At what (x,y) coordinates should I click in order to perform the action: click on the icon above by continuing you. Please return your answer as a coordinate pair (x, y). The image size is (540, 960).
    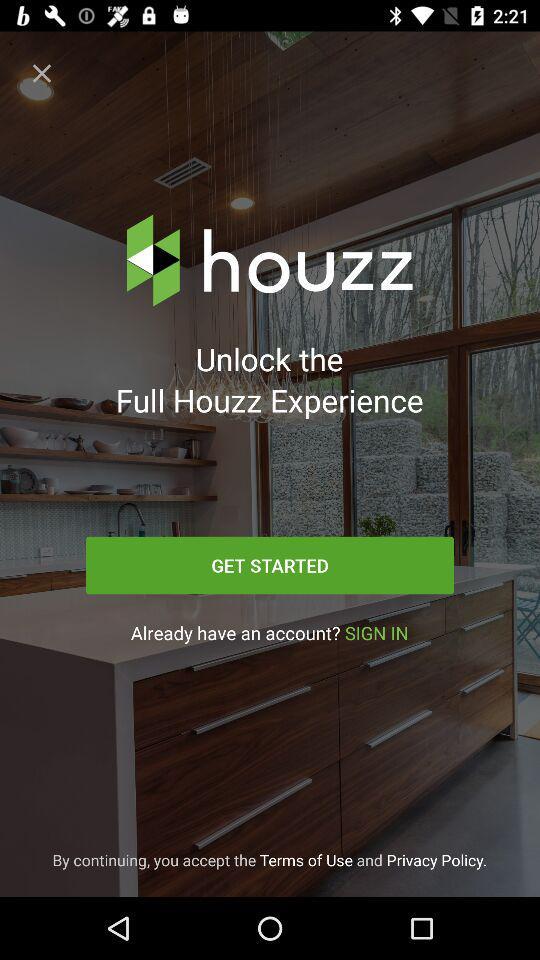
    Looking at the image, I should click on (269, 632).